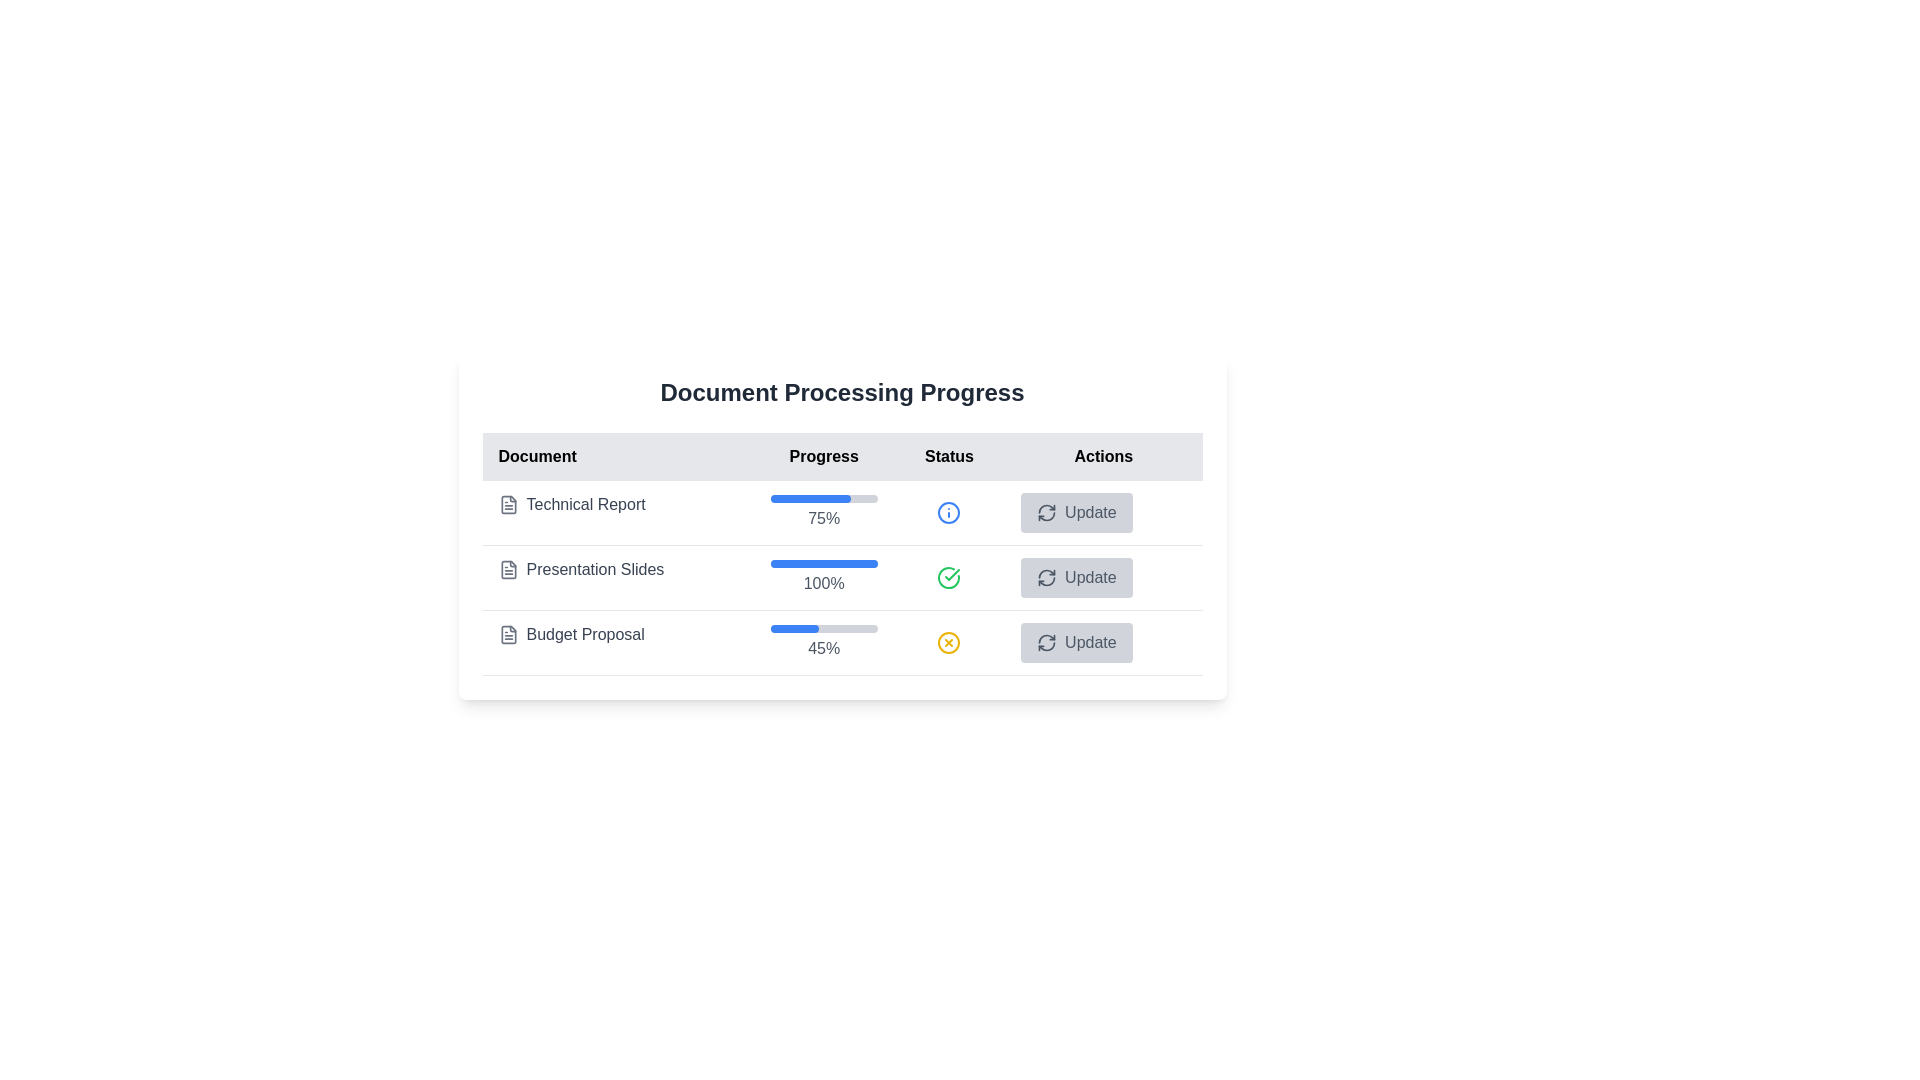 The height and width of the screenshot is (1080, 1920). Describe the element at coordinates (508, 635) in the screenshot. I see `the icon representing the 'Budget Proposal' document, which is located directly to the left of the 'Budget Proposal' label in the document list` at that location.